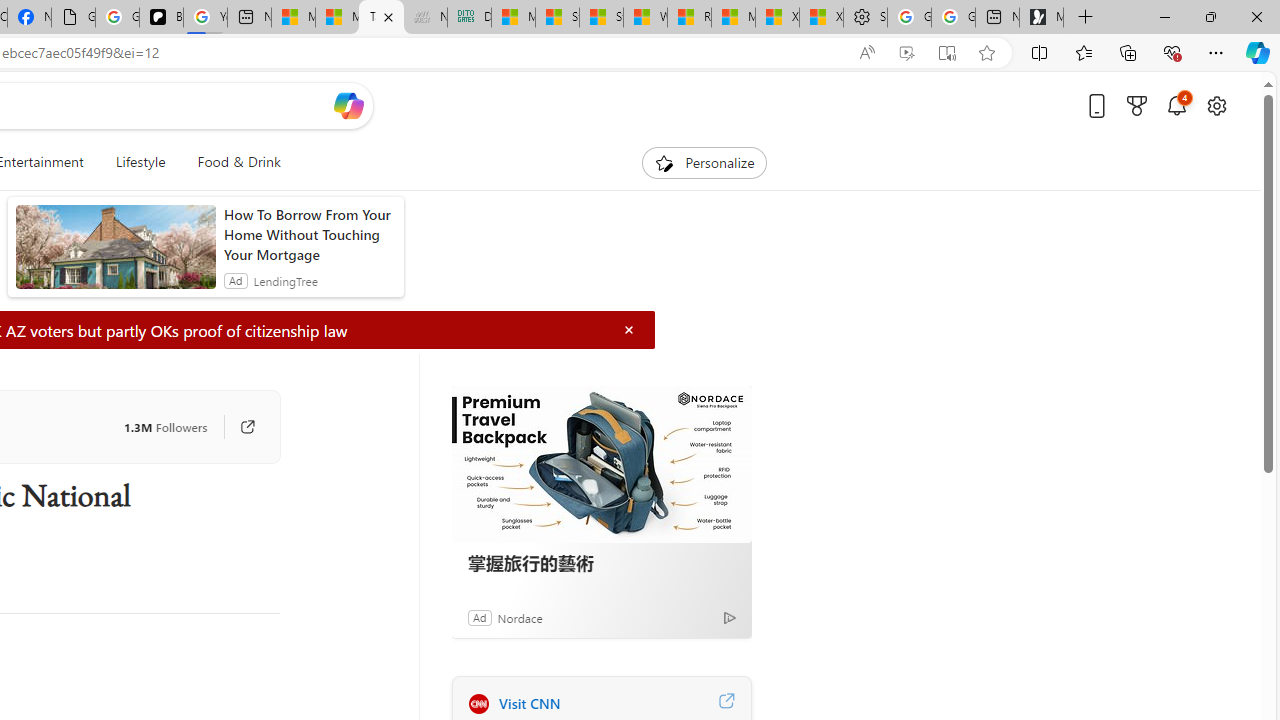 The image size is (1280, 720). I want to click on 'Be Smart | creating Science videos | Patreon', so click(161, 17).